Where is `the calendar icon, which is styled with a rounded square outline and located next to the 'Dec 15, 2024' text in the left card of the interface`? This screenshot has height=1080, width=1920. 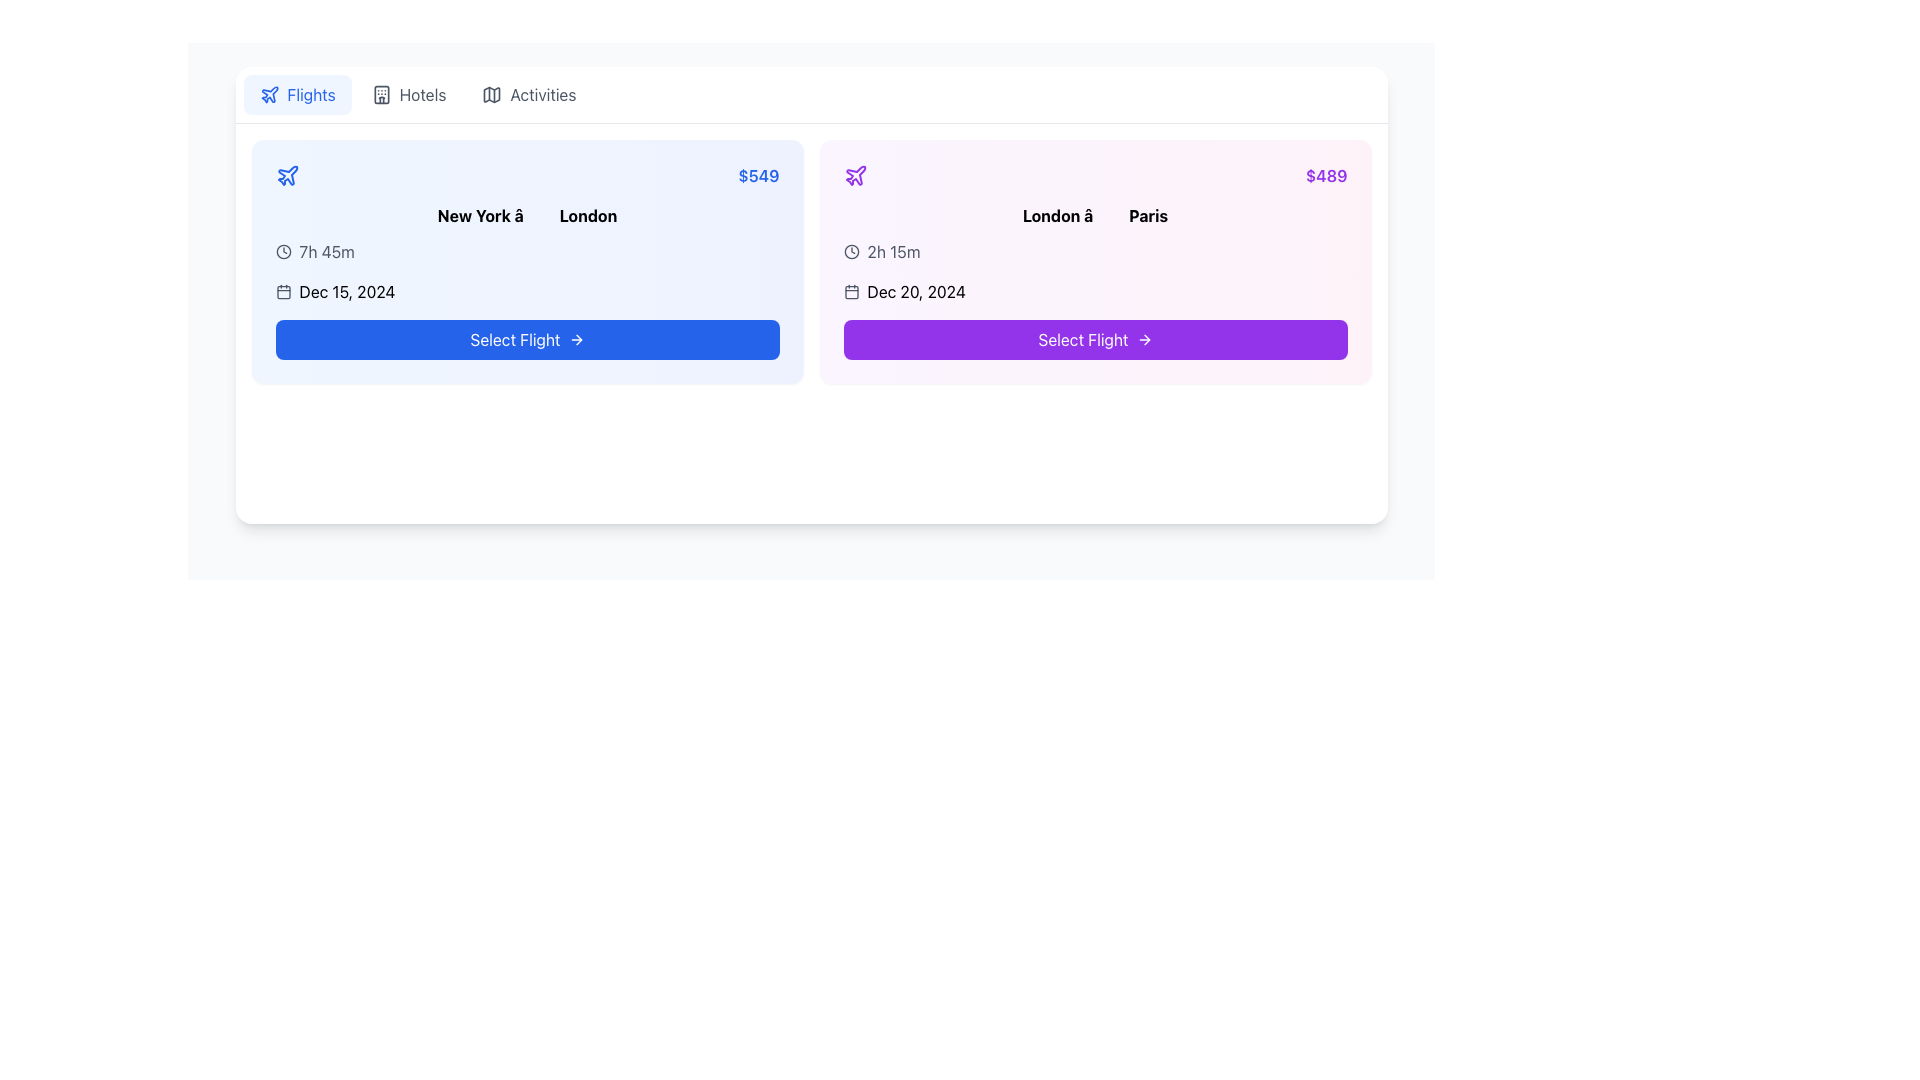 the calendar icon, which is styled with a rounded square outline and located next to the 'Dec 15, 2024' text in the left card of the interface is located at coordinates (282, 292).